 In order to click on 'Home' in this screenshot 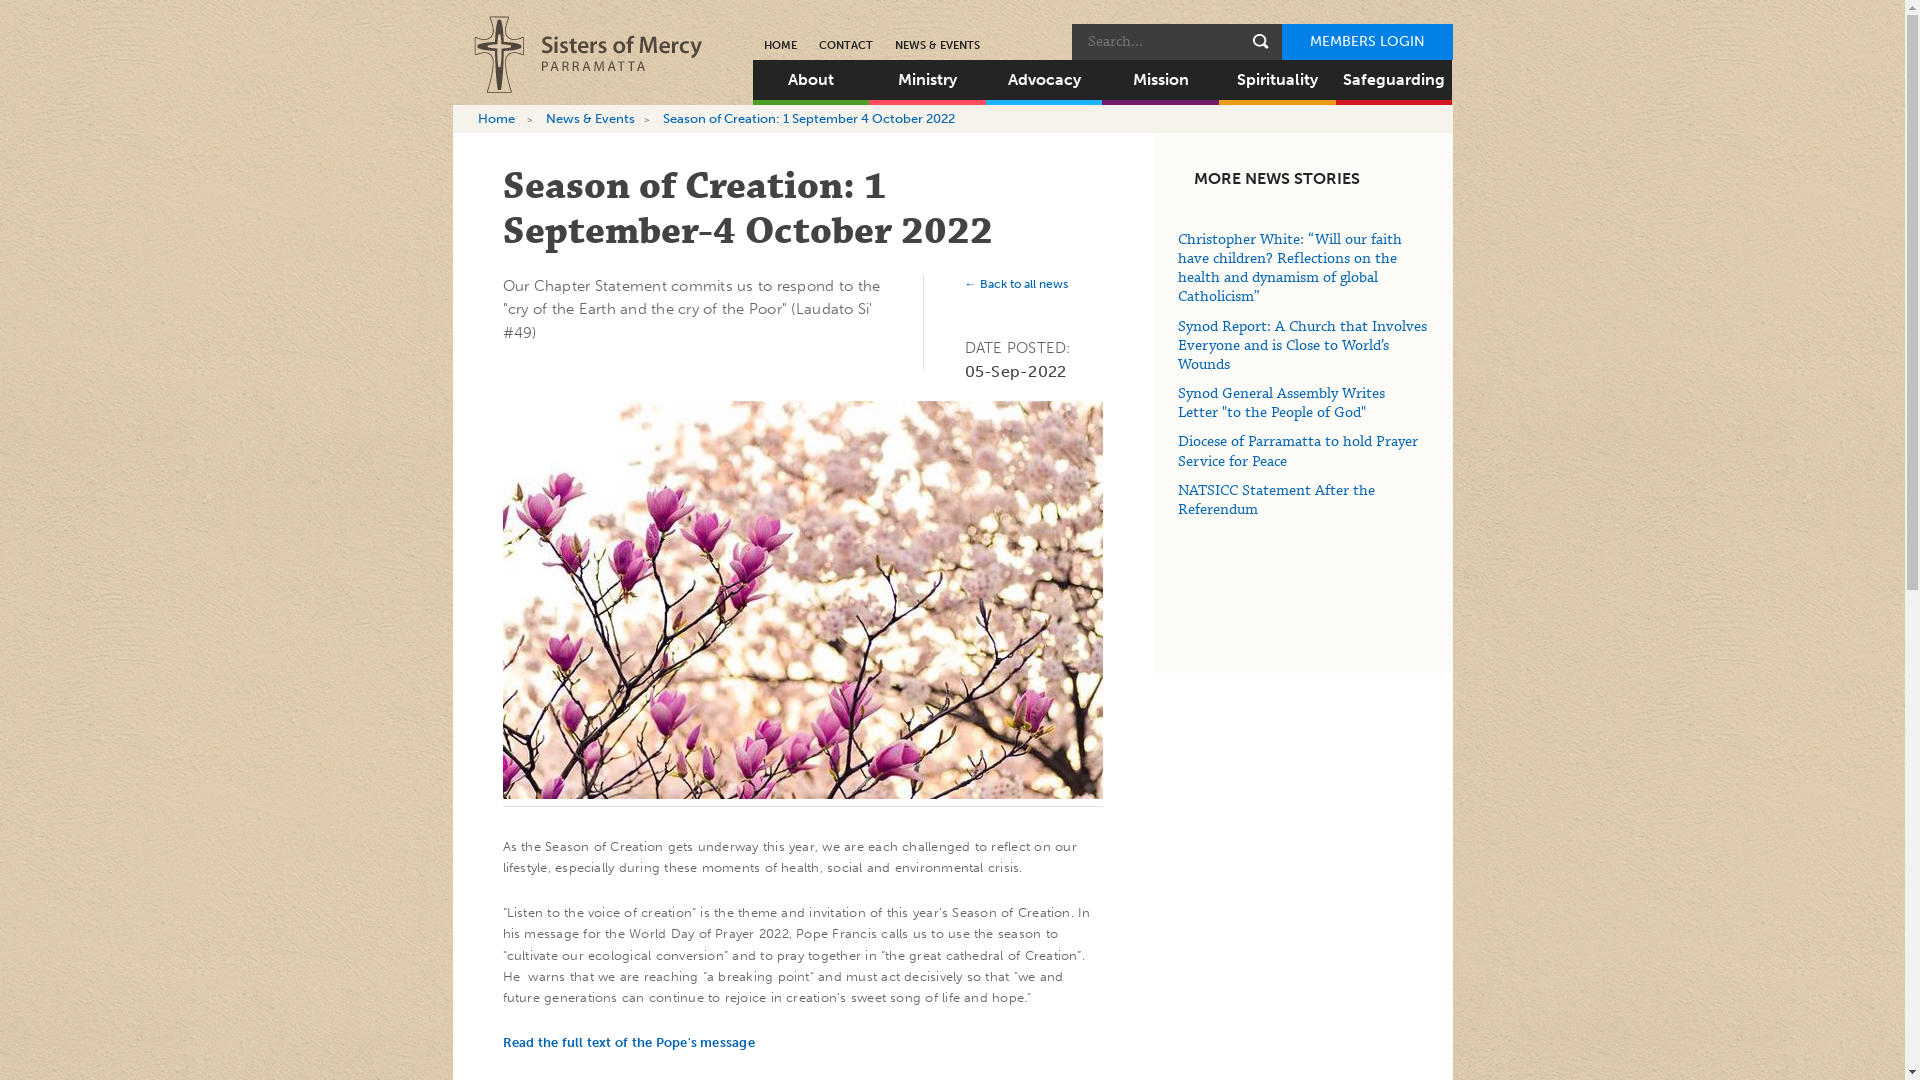, I will do `click(496, 118)`.